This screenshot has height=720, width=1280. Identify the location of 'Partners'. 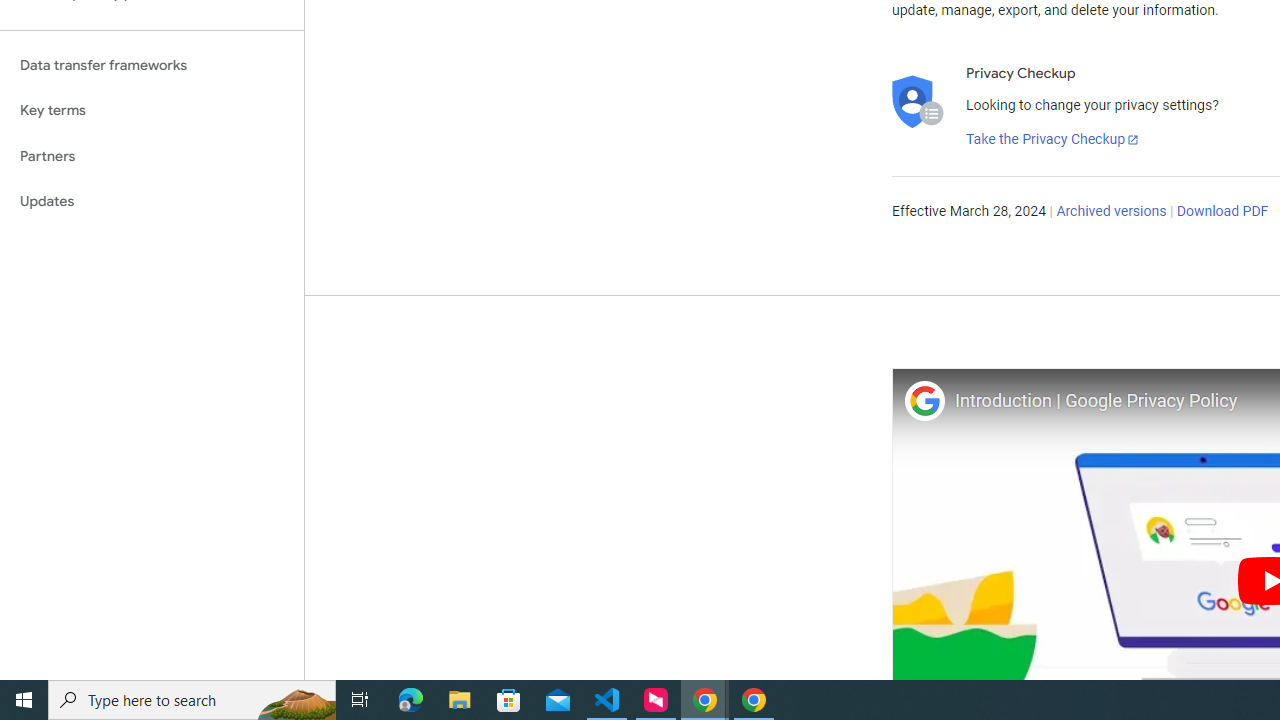
(151, 155).